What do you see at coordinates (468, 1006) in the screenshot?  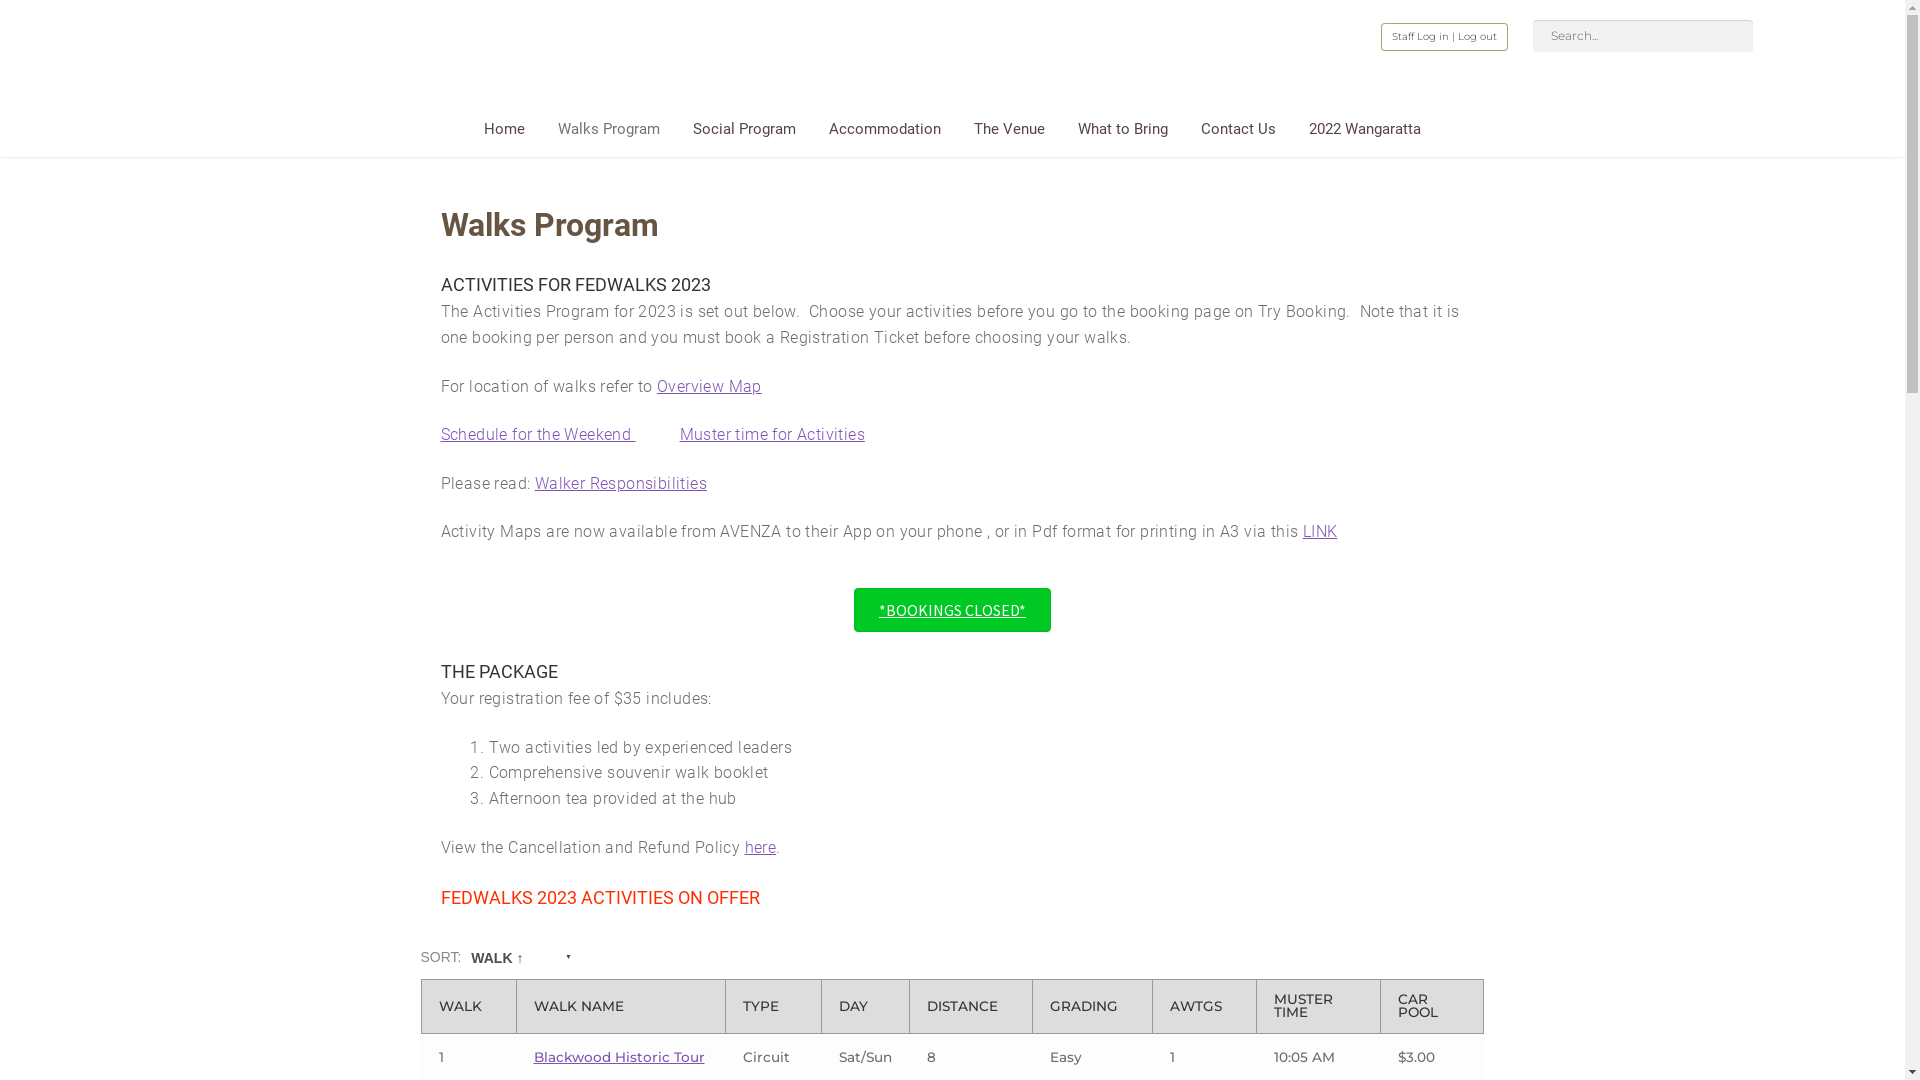 I see `'WALK'` at bounding box center [468, 1006].